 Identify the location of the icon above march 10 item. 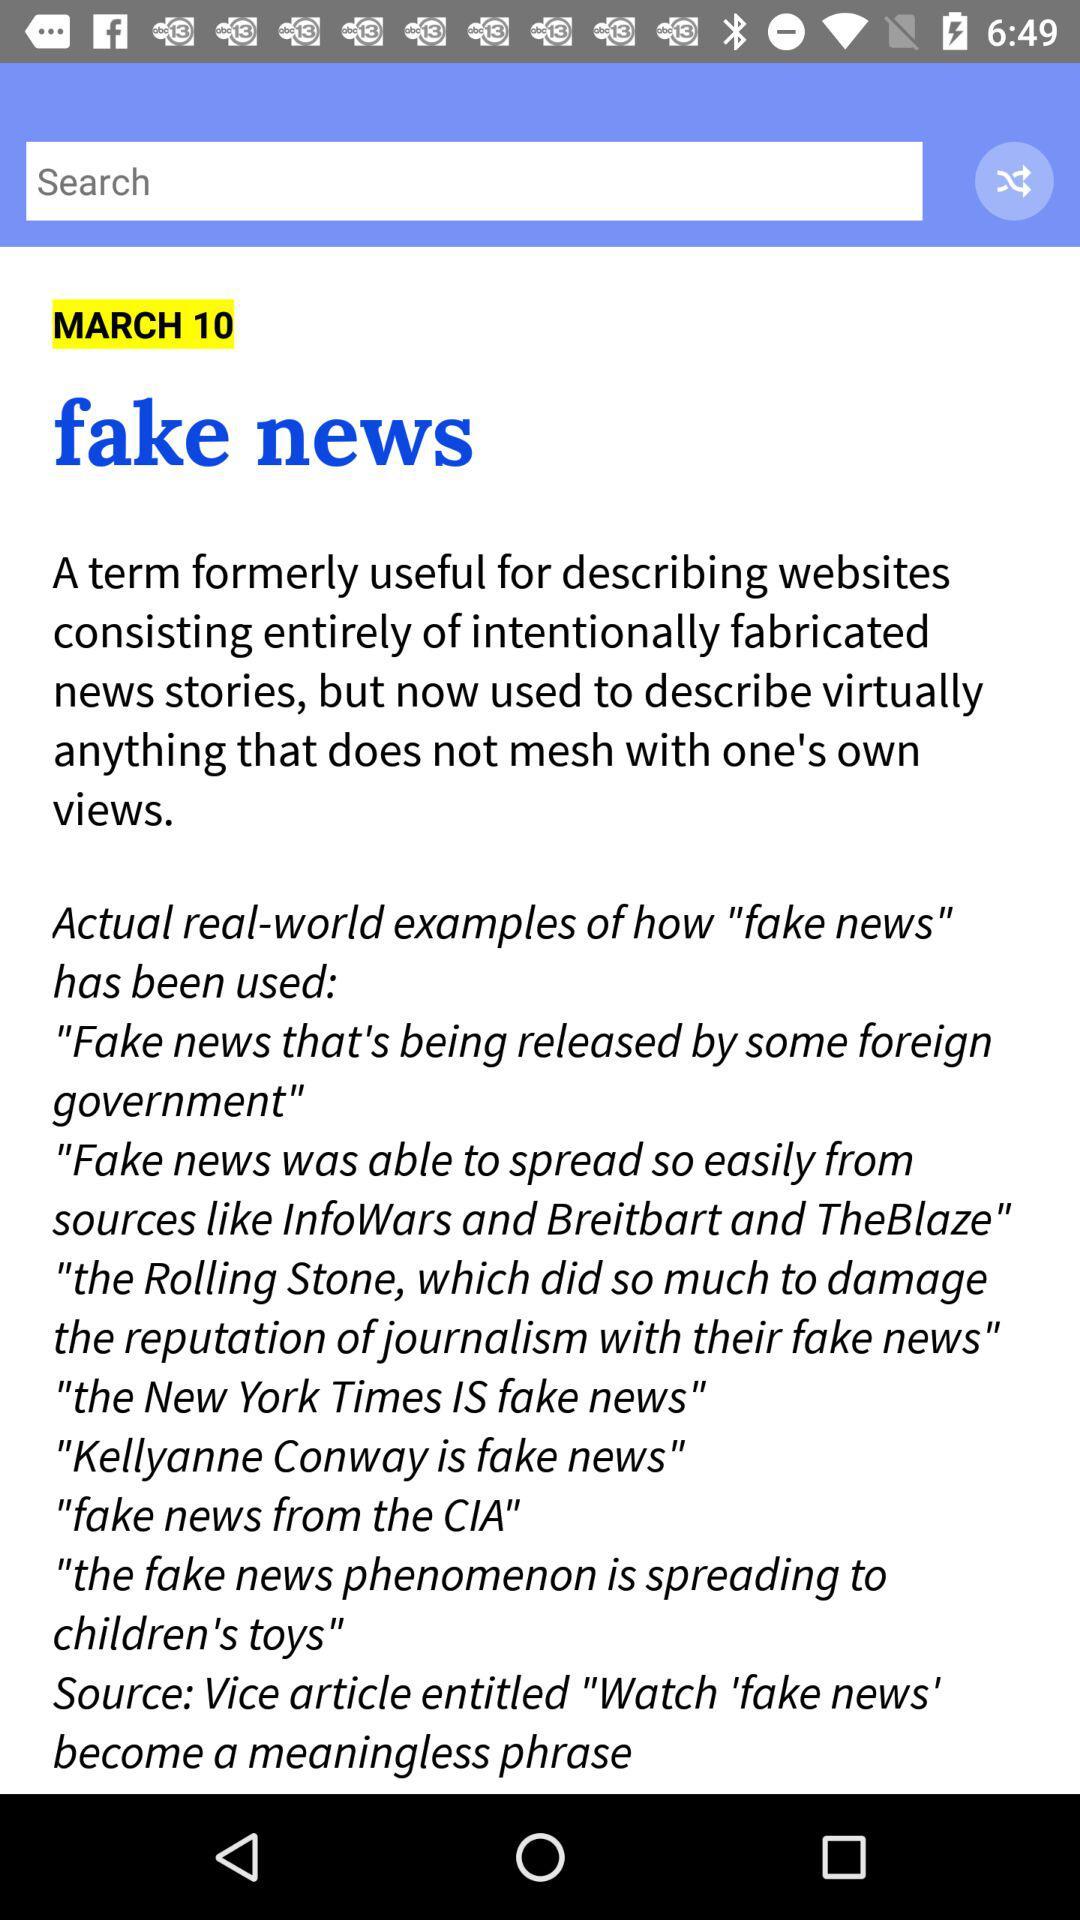
(474, 181).